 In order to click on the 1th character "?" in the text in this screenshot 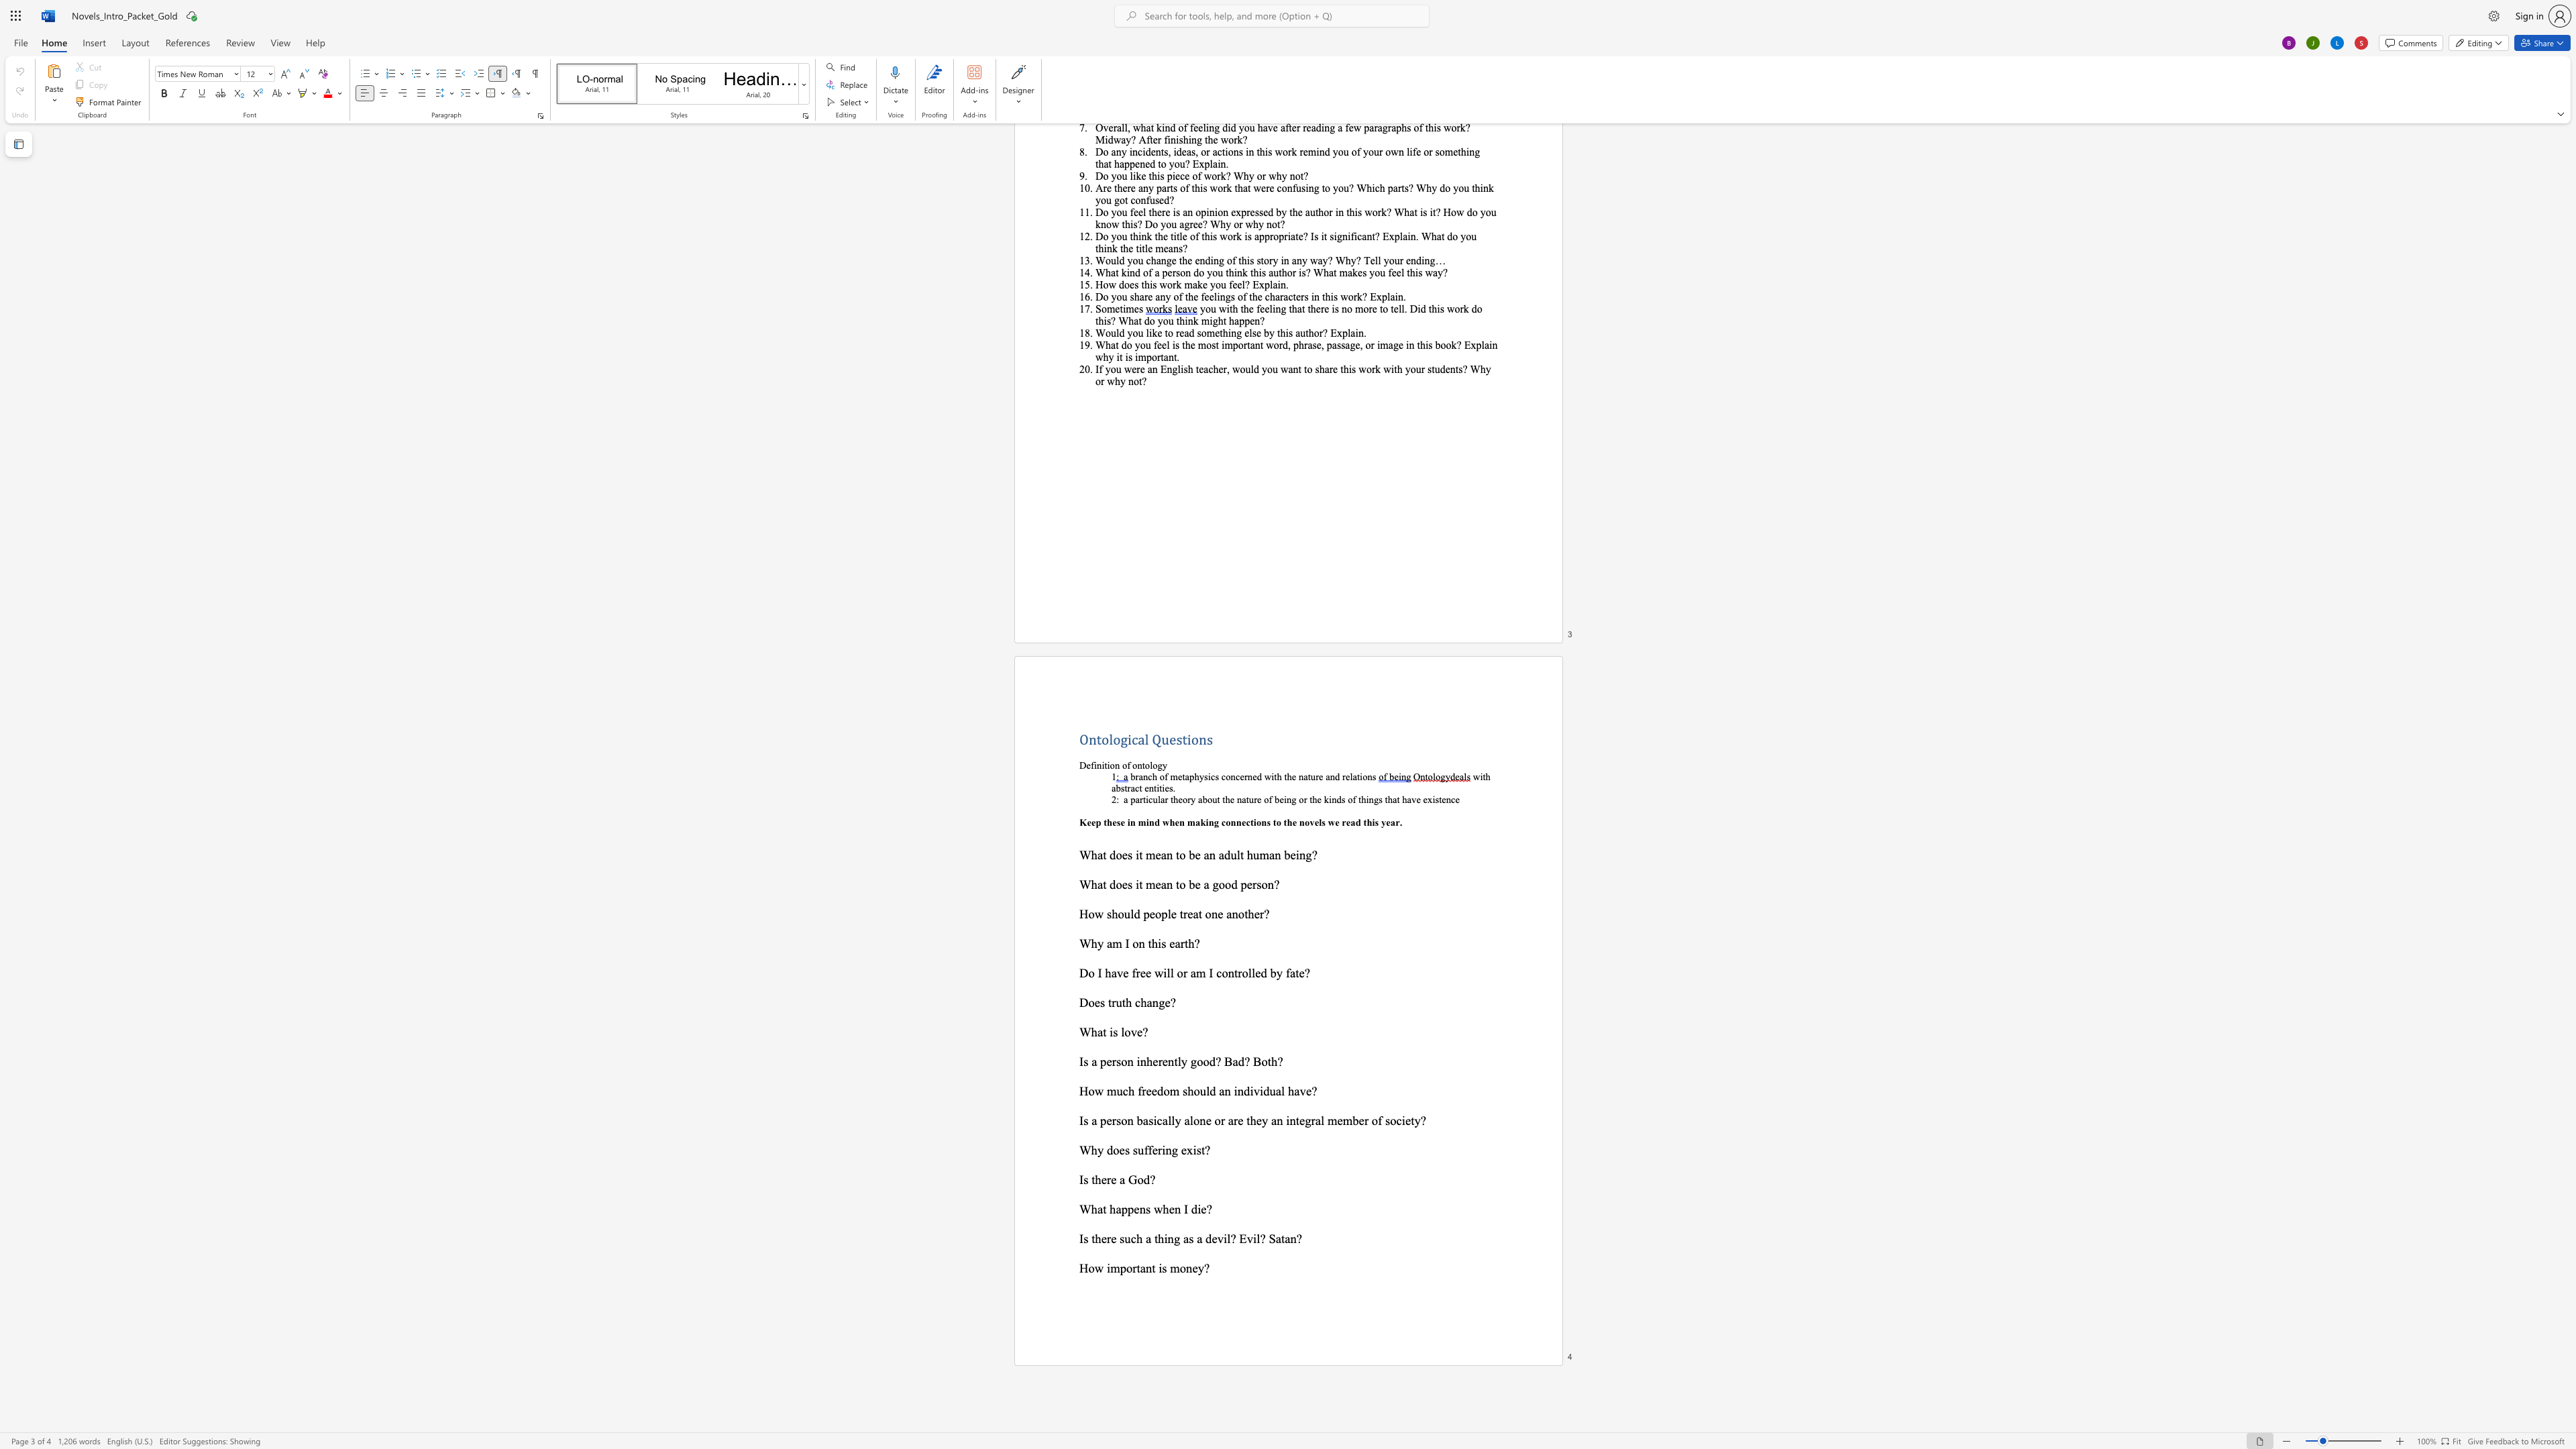, I will do `click(1208, 1208)`.